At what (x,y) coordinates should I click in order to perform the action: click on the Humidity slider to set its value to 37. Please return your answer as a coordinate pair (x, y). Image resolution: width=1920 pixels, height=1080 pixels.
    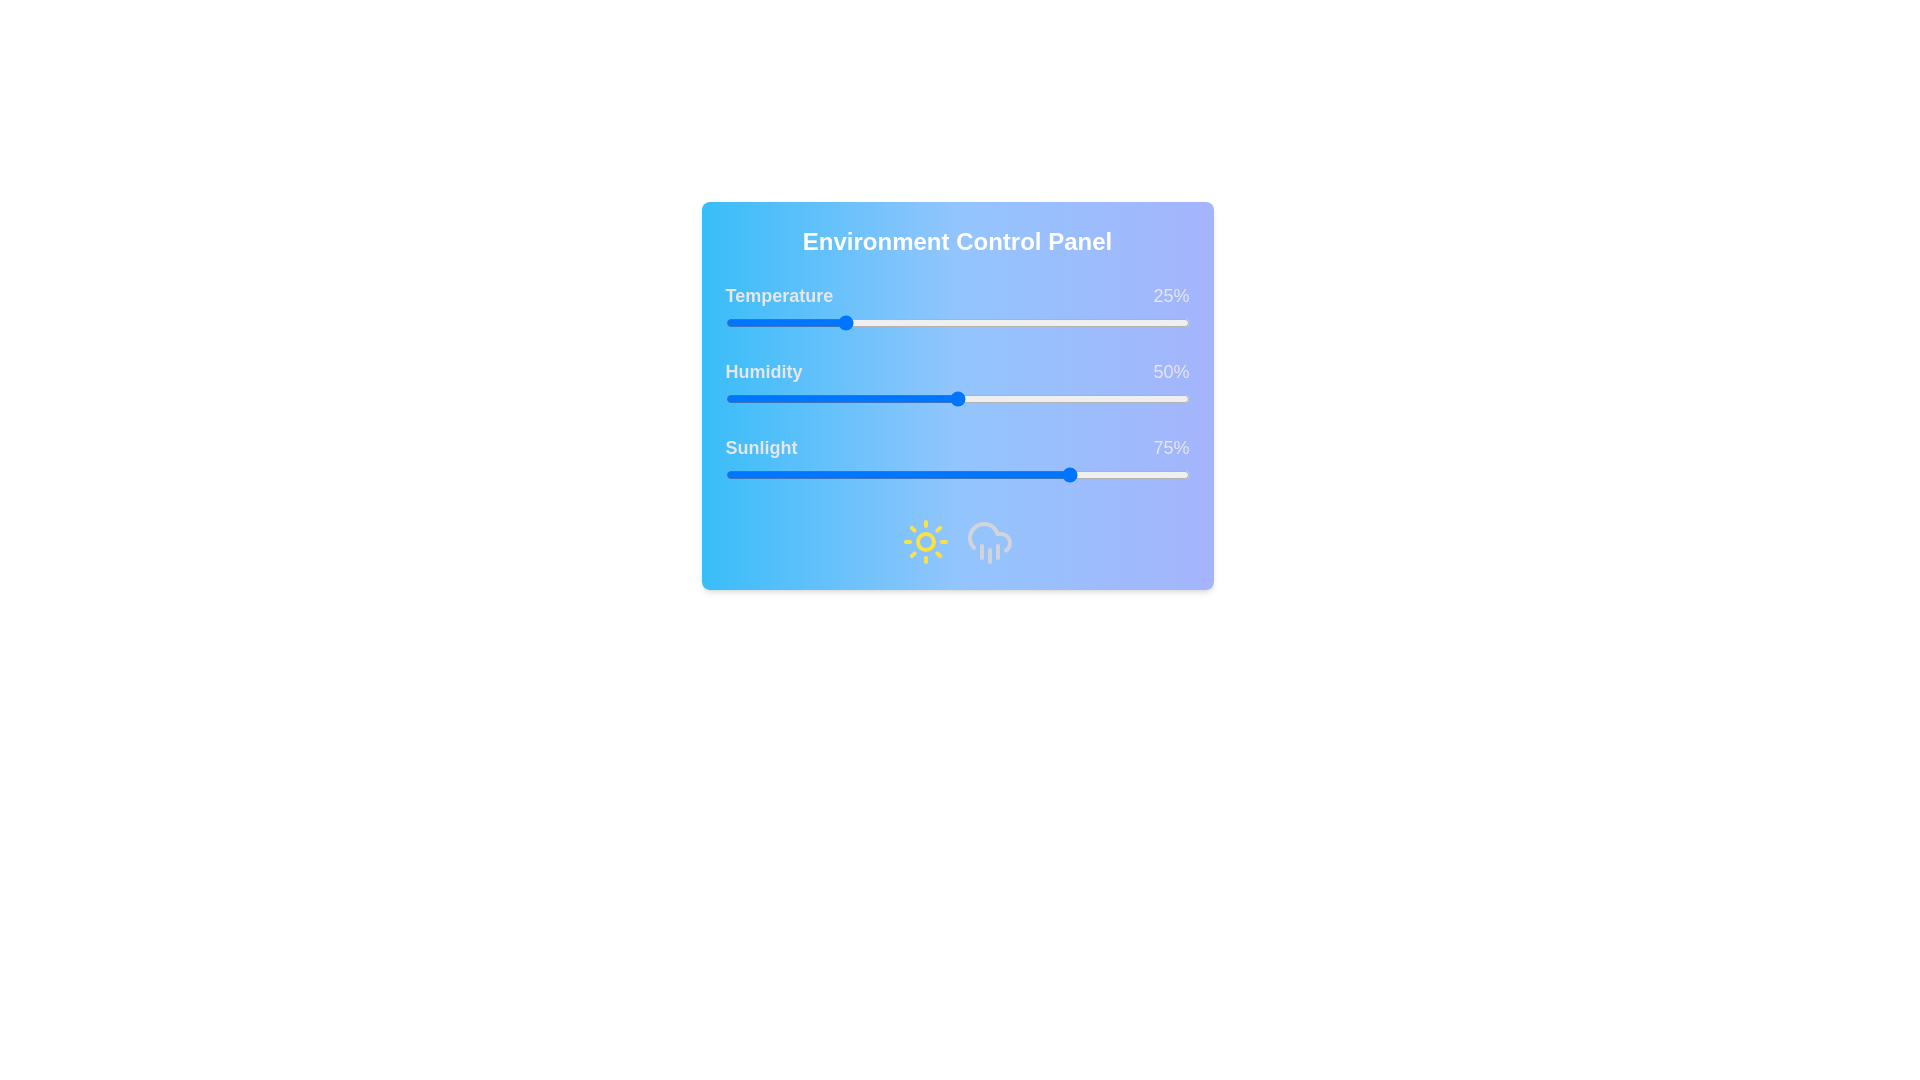
    Looking at the image, I should click on (896, 398).